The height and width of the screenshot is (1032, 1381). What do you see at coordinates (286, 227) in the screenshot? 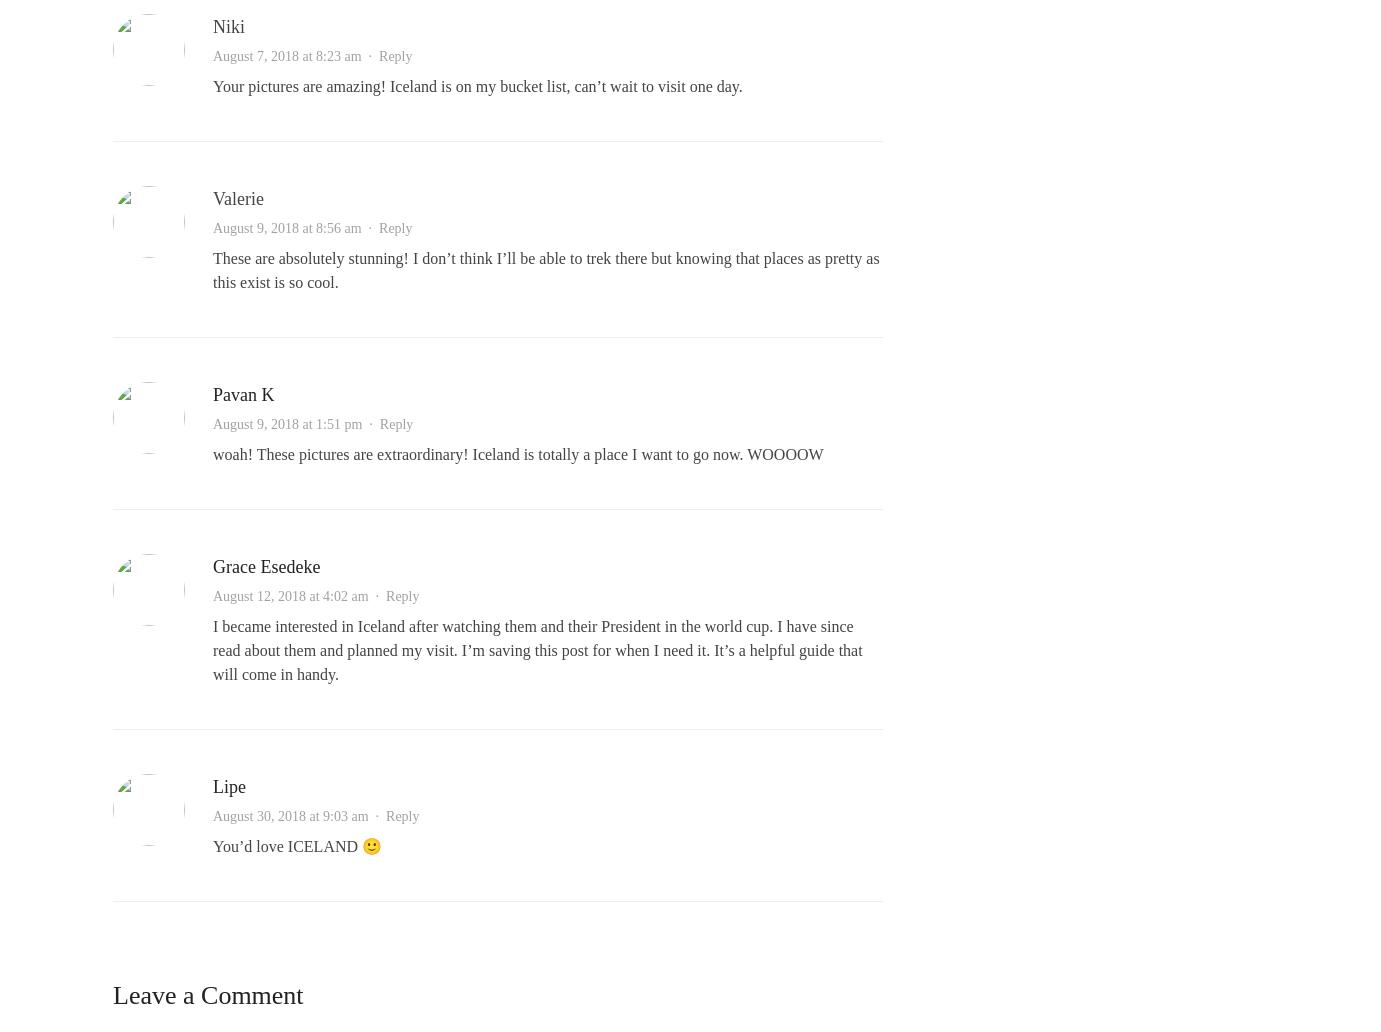
I see `'August 9, 2018 at 8:56 am'` at bounding box center [286, 227].